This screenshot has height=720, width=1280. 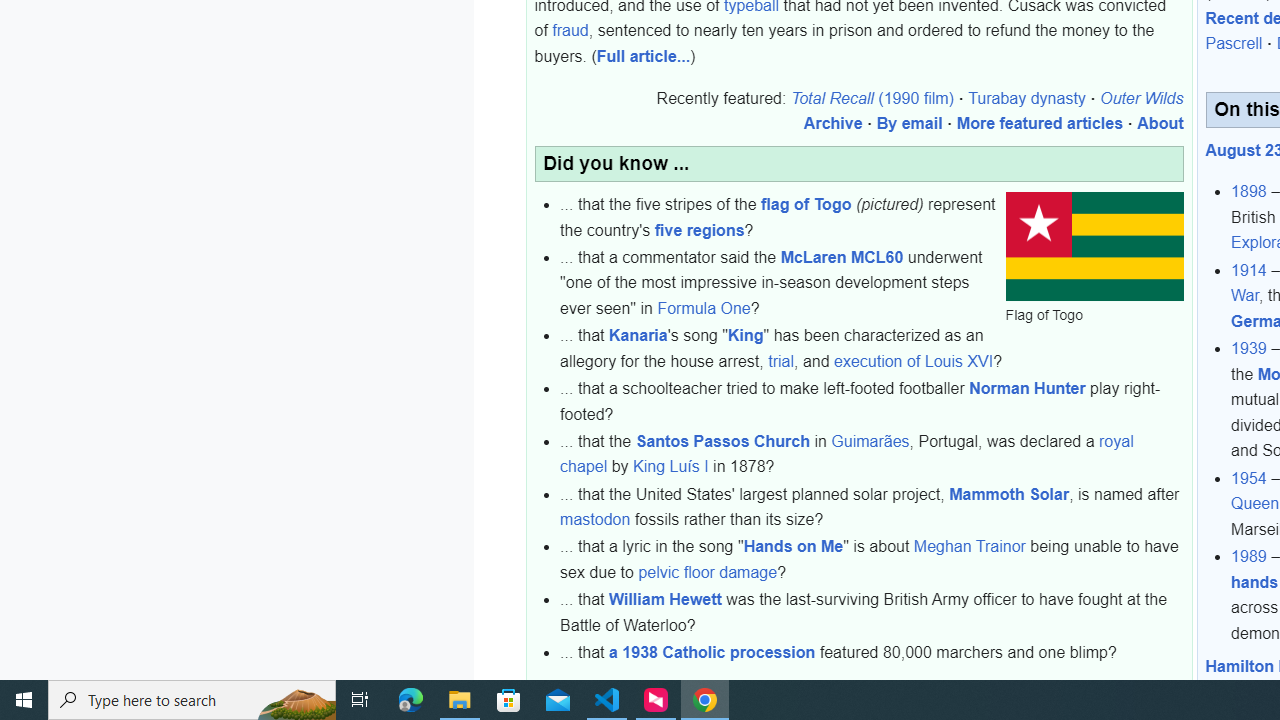 What do you see at coordinates (1248, 556) in the screenshot?
I see `'1989'` at bounding box center [1248, 556].